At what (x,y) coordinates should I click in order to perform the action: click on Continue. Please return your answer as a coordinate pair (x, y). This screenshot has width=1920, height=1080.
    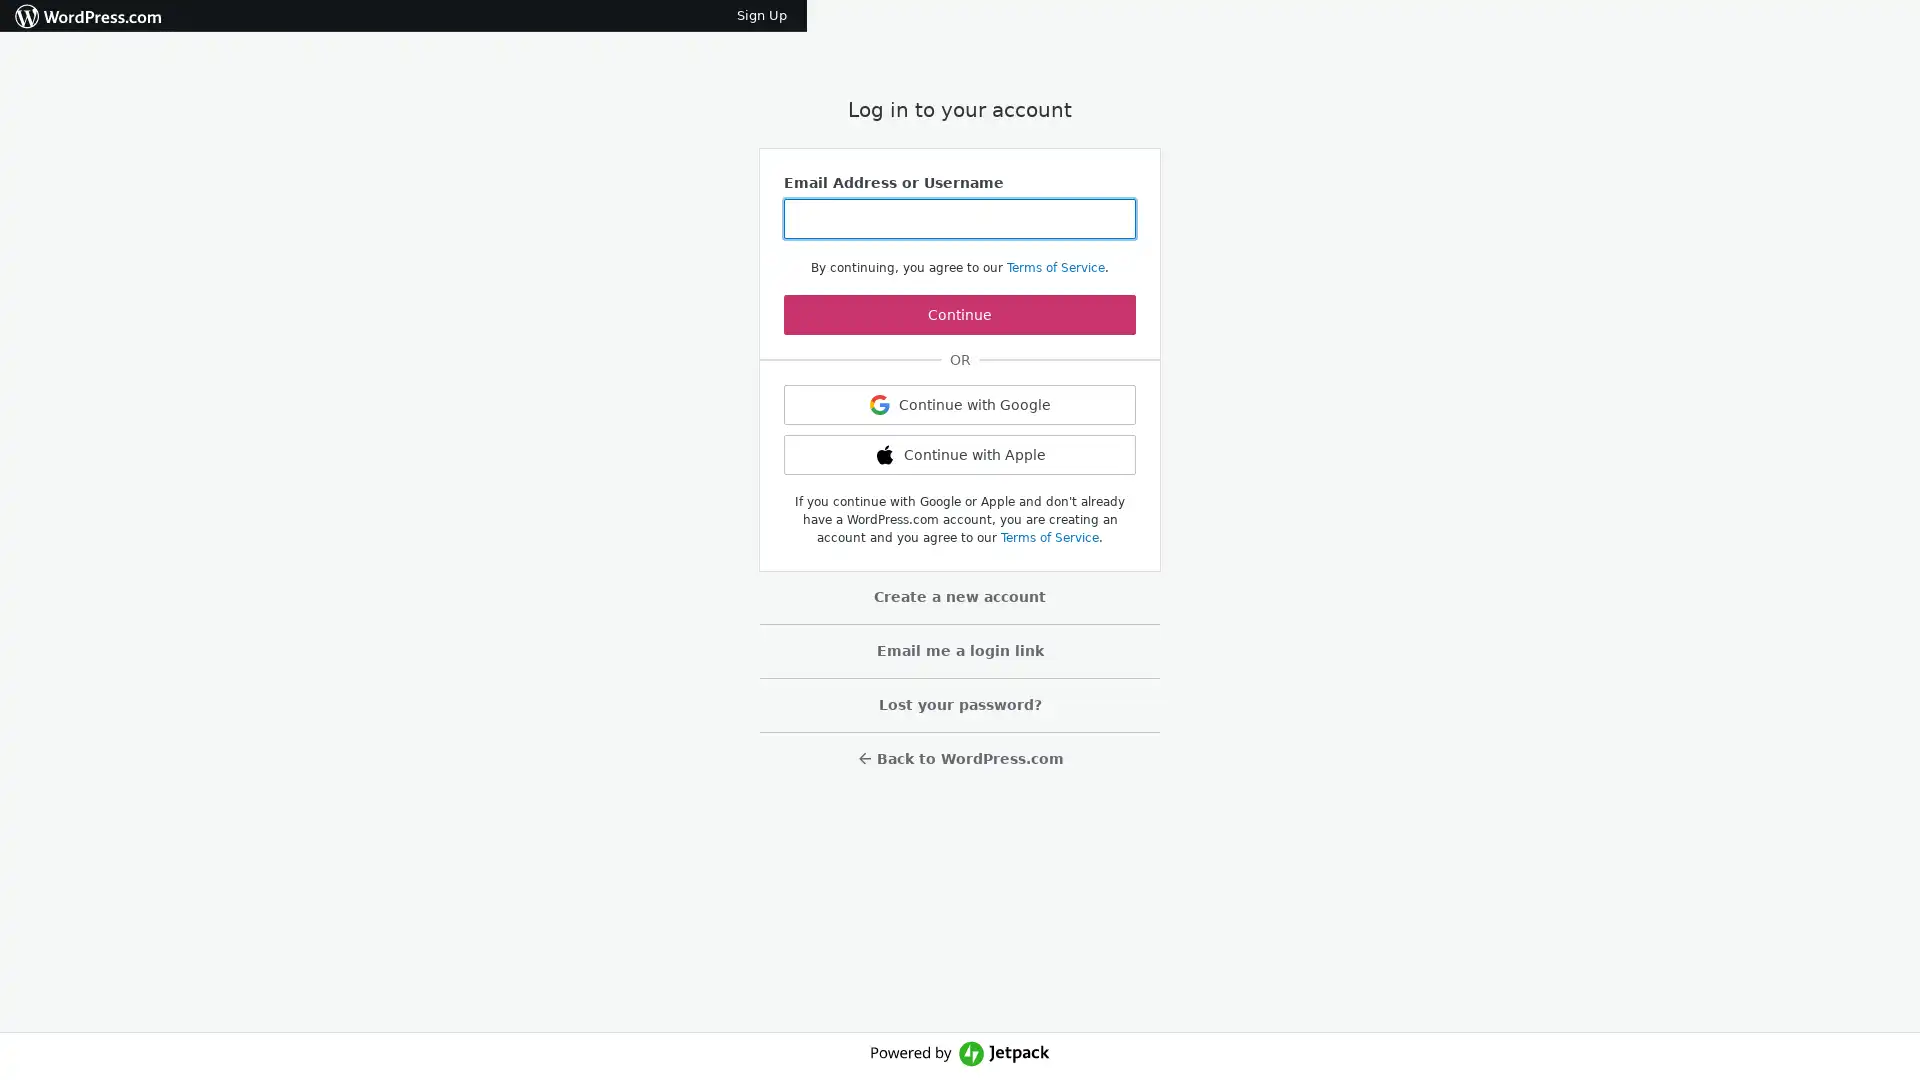
    Looking at the image, I should click on (960, 315).